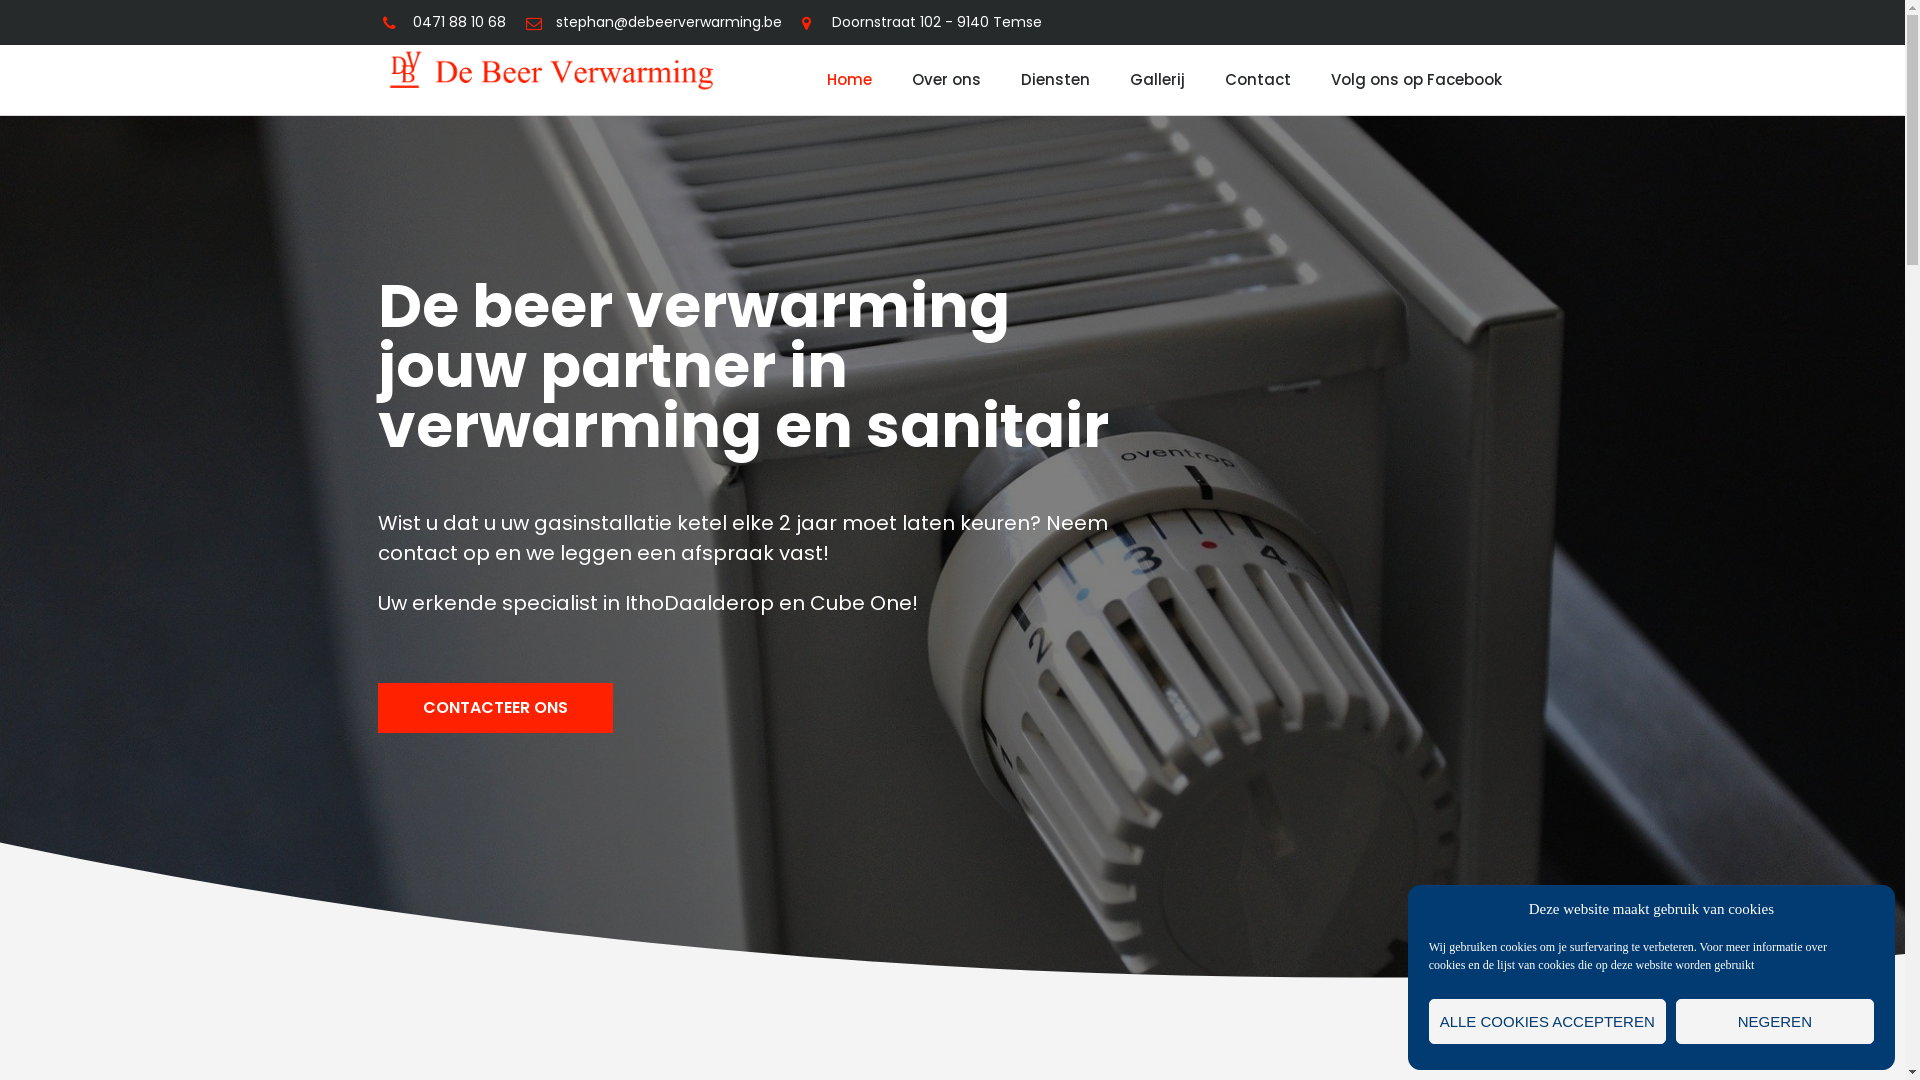 Image resolution: width=1920 pixels, height=1080 pixels. What do you see at coordinates (849, 79) in the screenshot?
I see `'Home'` at bounding box center [849, 79].